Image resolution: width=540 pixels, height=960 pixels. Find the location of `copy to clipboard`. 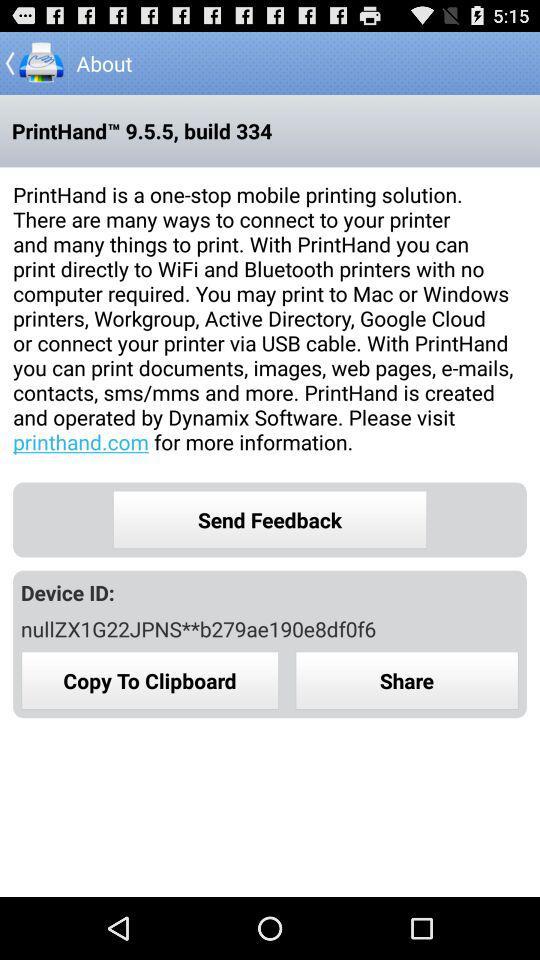

copy to clipboard is located at coordinates (149, 680).